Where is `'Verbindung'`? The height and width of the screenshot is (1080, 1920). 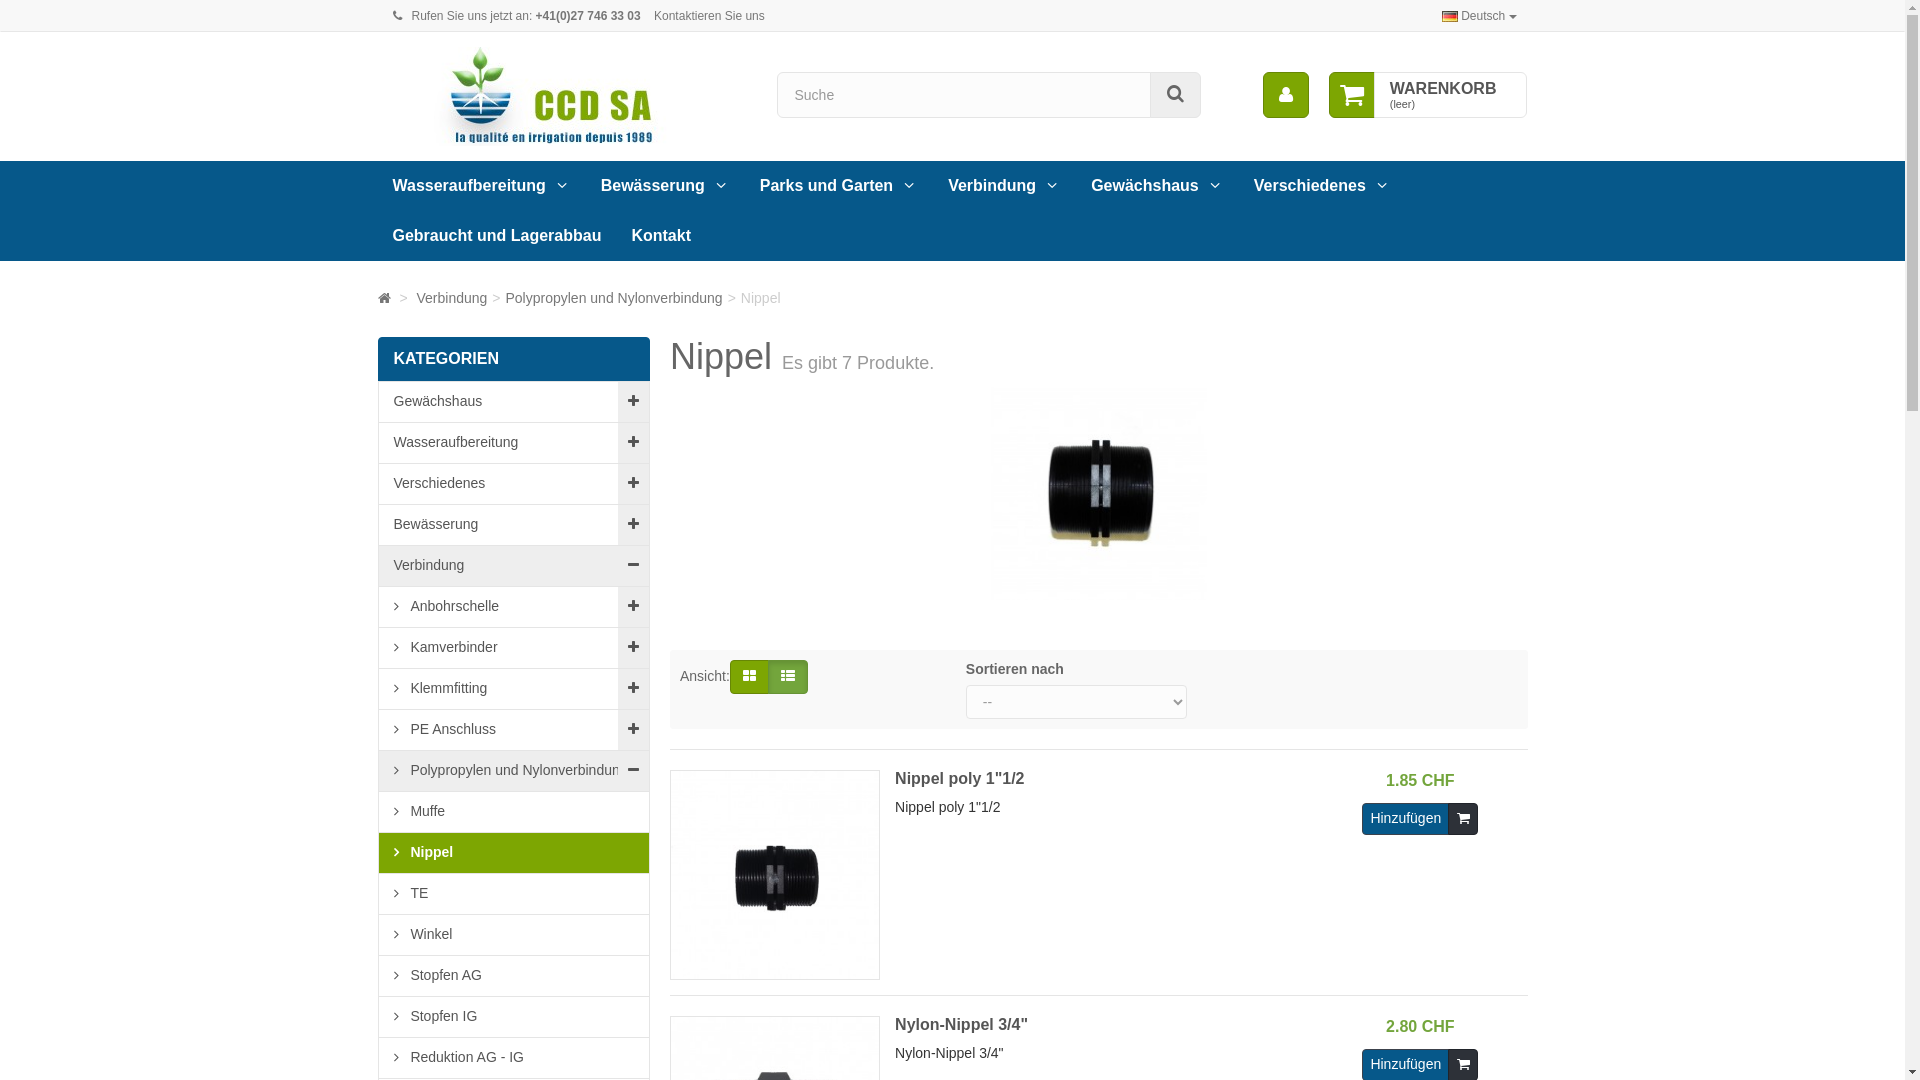 'Verbindung' is located at coordinates (513, 566).